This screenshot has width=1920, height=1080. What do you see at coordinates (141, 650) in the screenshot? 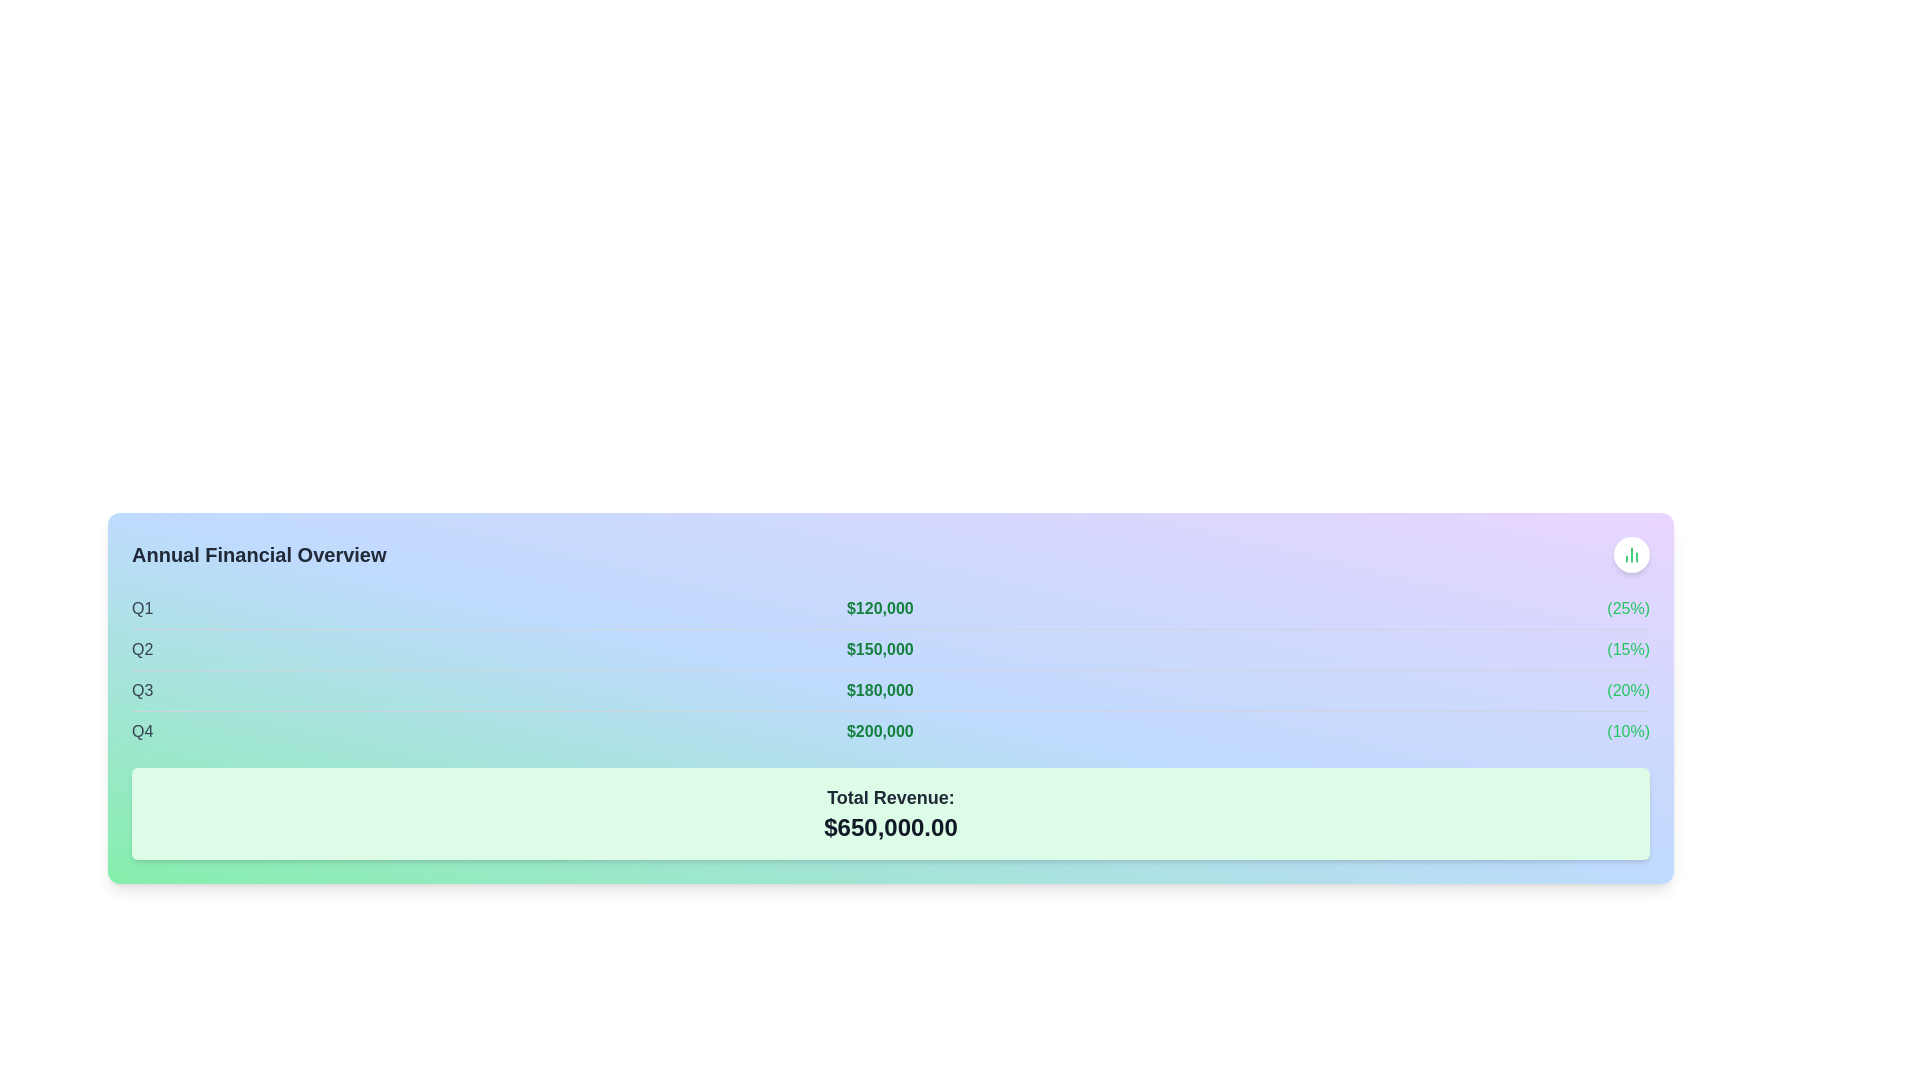
I see `the label indicating the second quarter (Q2) in the financial overview section, which is positioned to the left of the '$150,000' and '(15%)' entries` at bounding box center [141, 650].